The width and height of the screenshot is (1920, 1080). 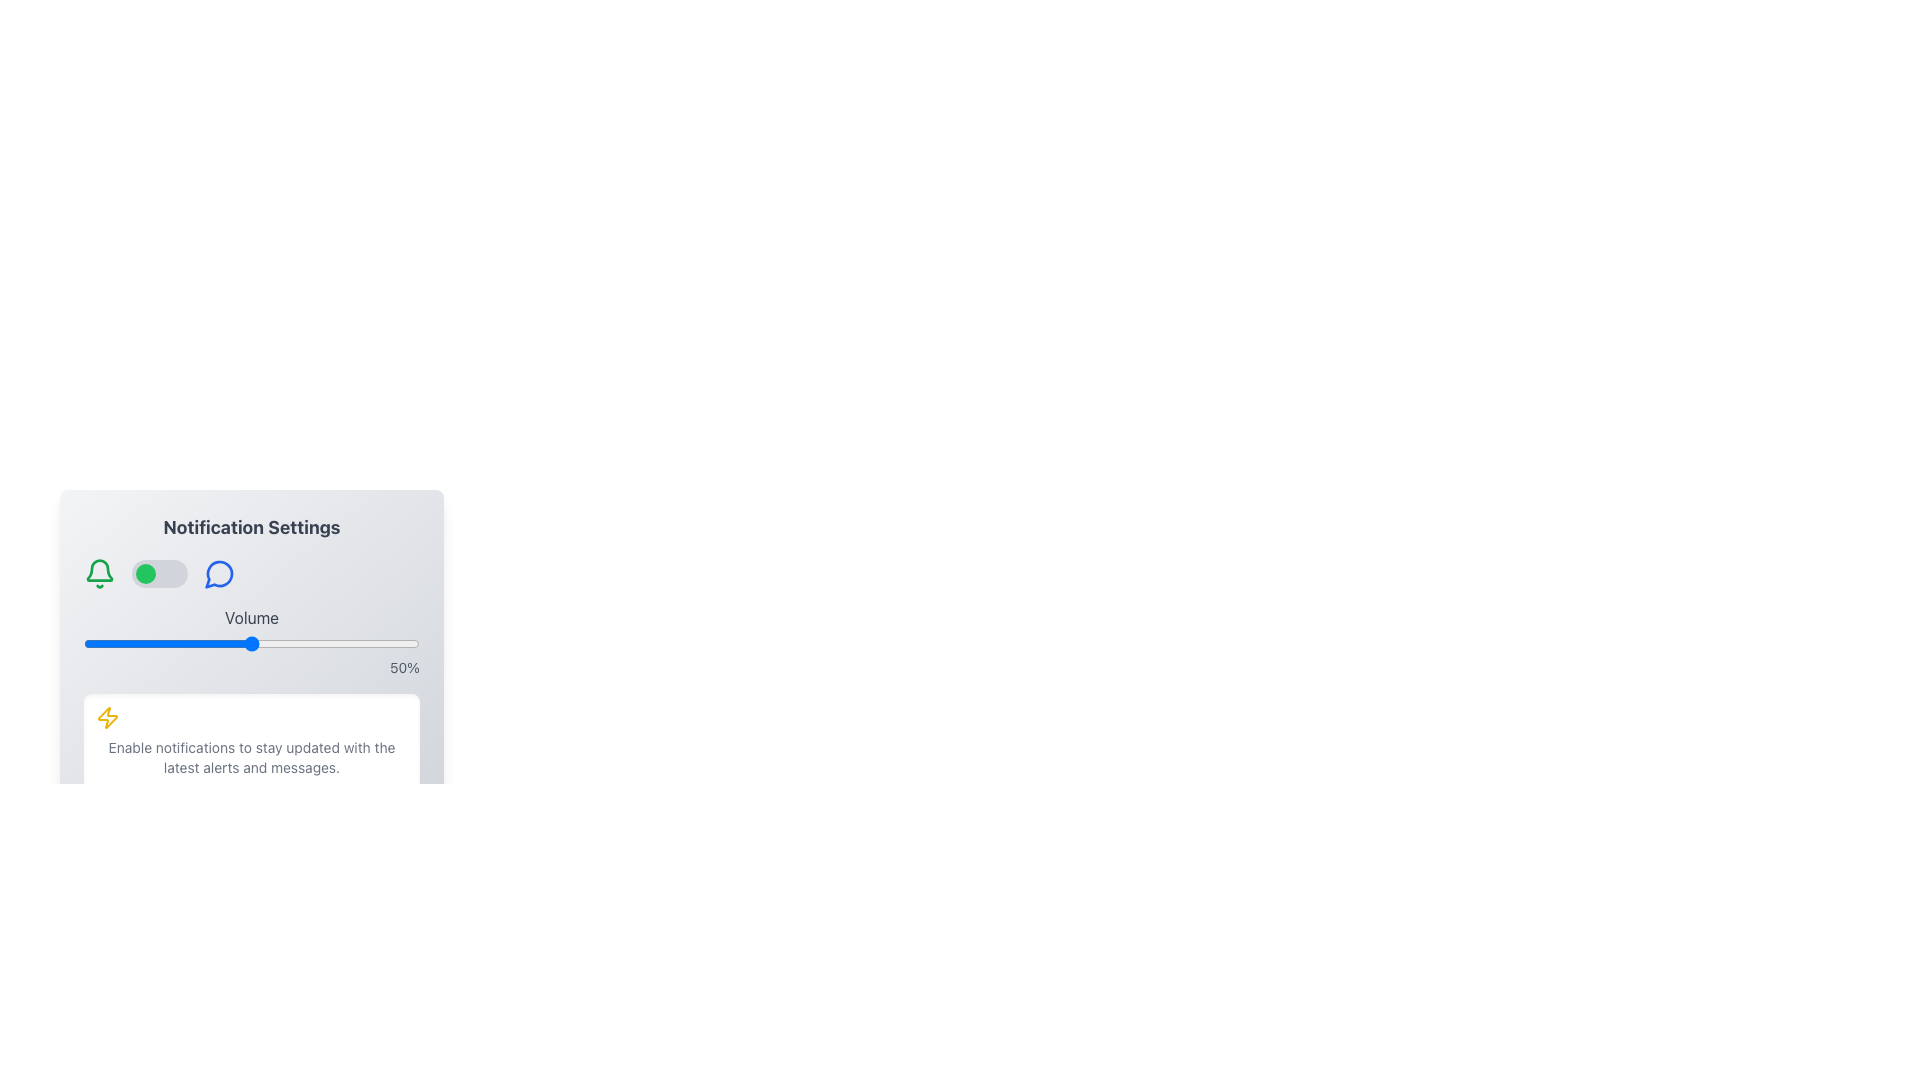 What do you see at coordinates (184, 644) in the screenshot?
I see `the volume` at bounding box center [184, 644].